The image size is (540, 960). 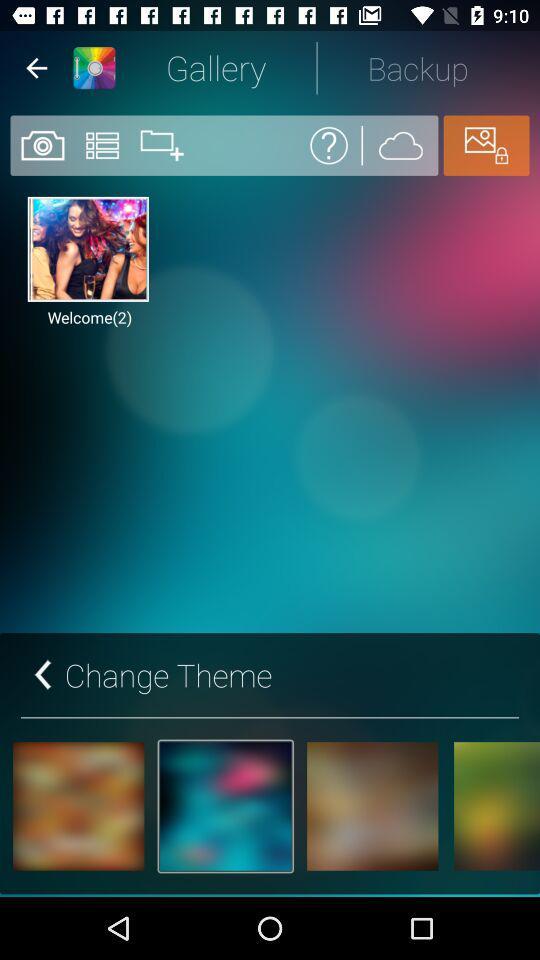 What do you see at coordinates (102, 144) in the screenshot?
I see `the list icon` at bounding box center [102, 144].